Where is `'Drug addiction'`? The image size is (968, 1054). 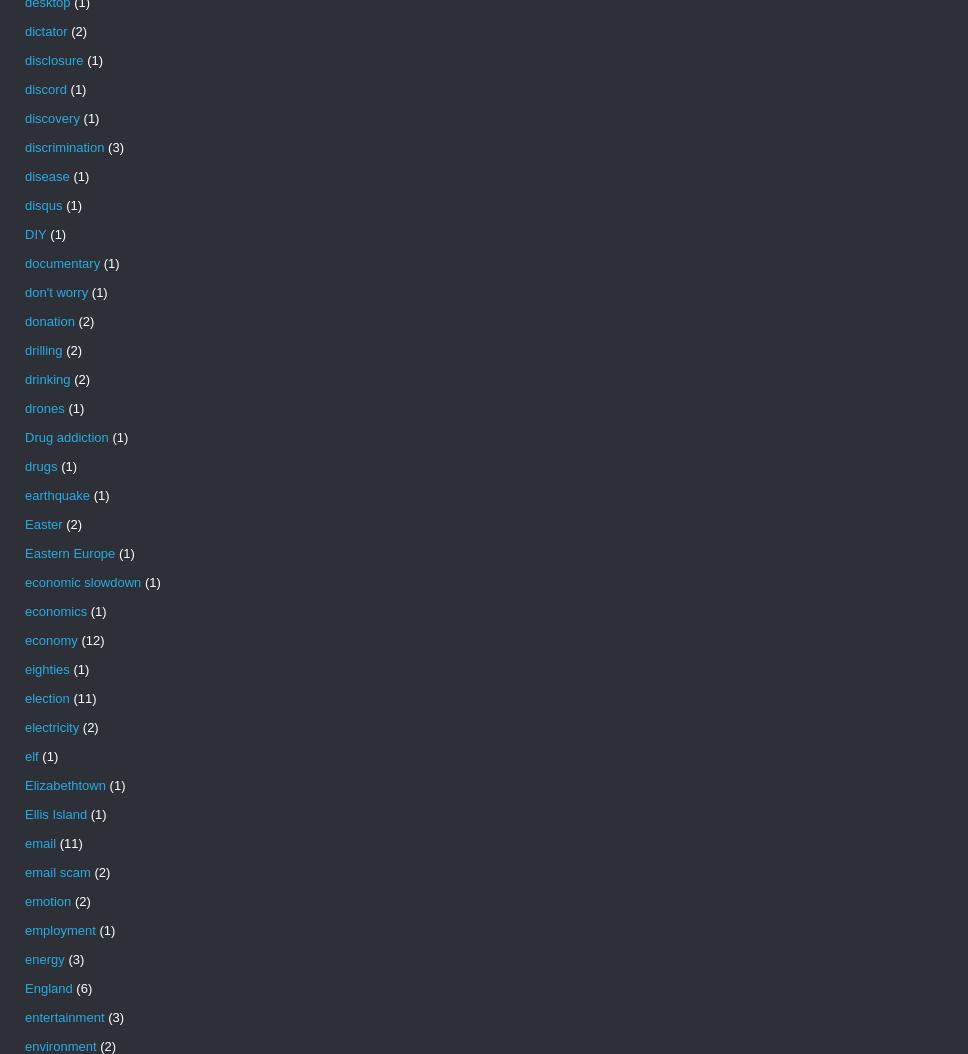 'Drug addiction' is located at coordinates (24, 437).